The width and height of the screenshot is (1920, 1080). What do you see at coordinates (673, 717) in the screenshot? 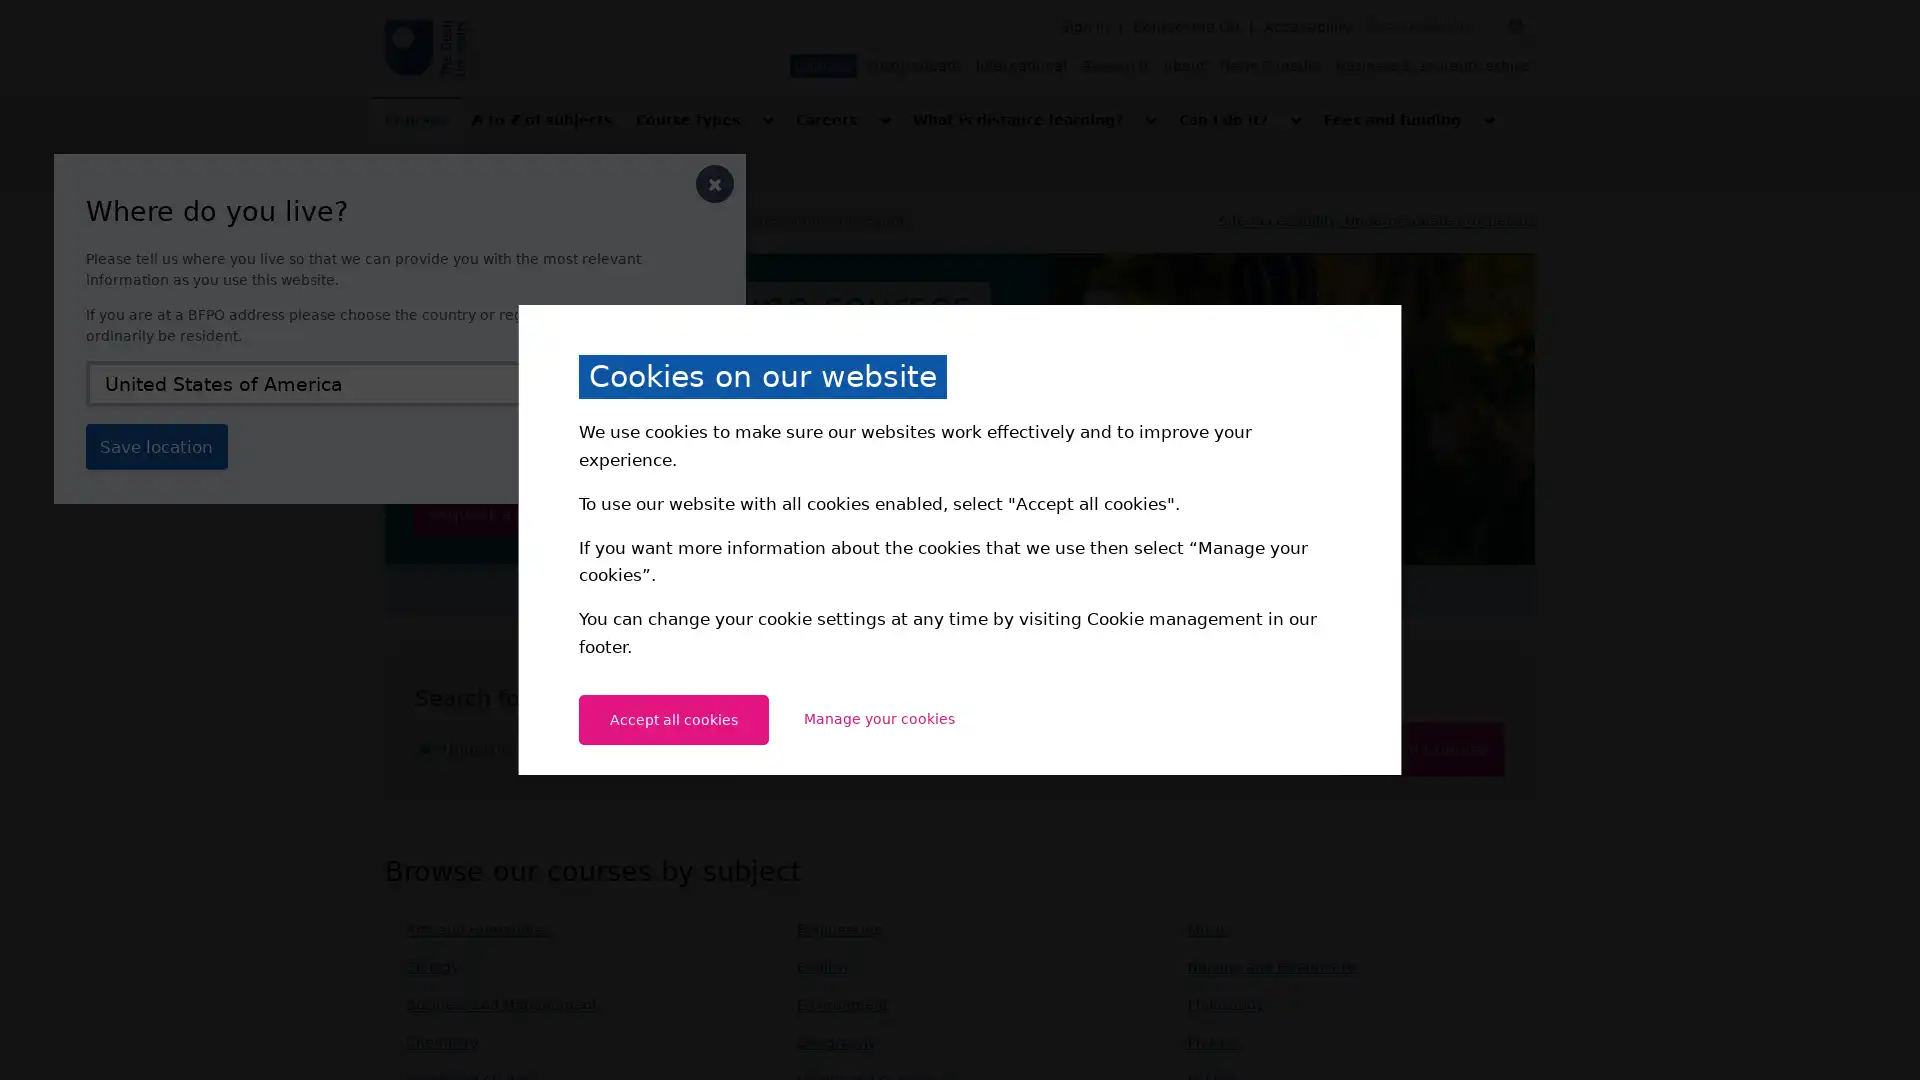
I see `Accept all cookies` at bounding box center [673, 717].